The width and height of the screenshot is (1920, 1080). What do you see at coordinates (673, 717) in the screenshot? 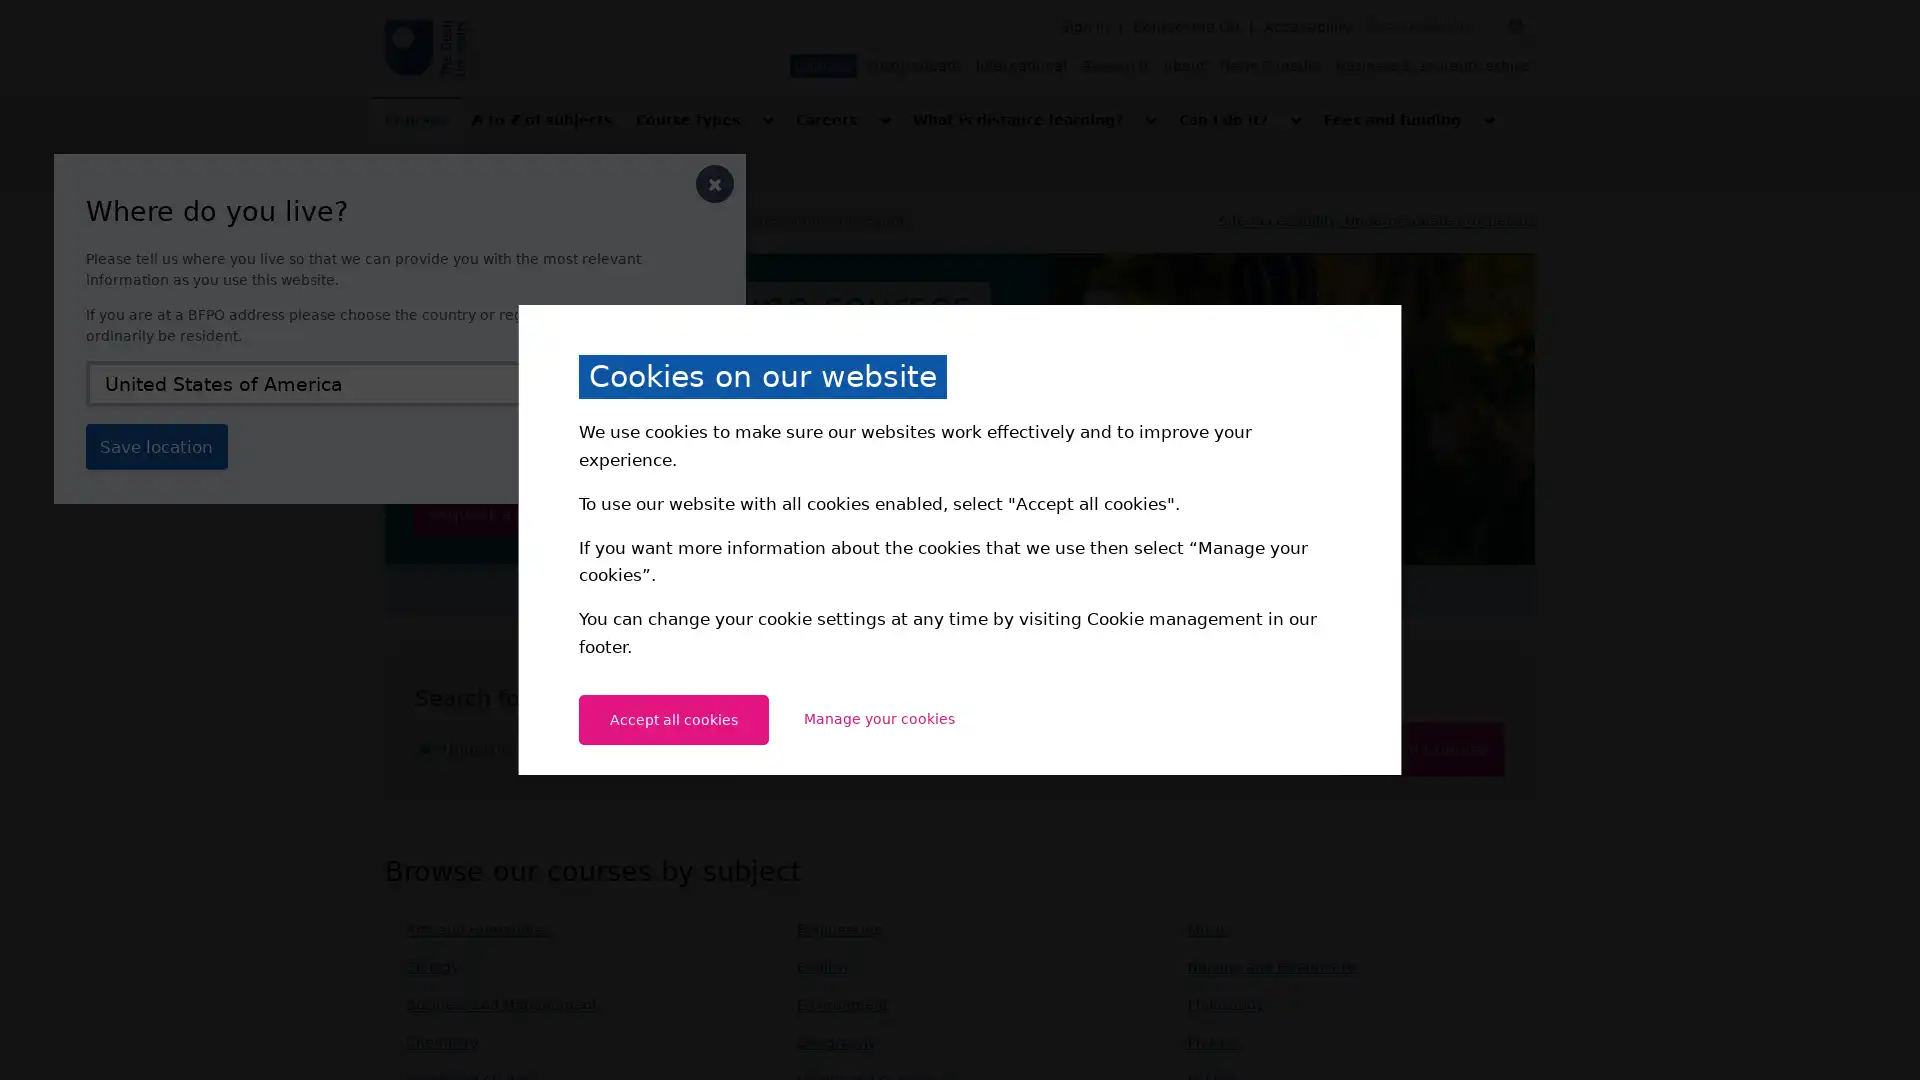
I see `Accept all cookies` at bounding box center [673, 717].